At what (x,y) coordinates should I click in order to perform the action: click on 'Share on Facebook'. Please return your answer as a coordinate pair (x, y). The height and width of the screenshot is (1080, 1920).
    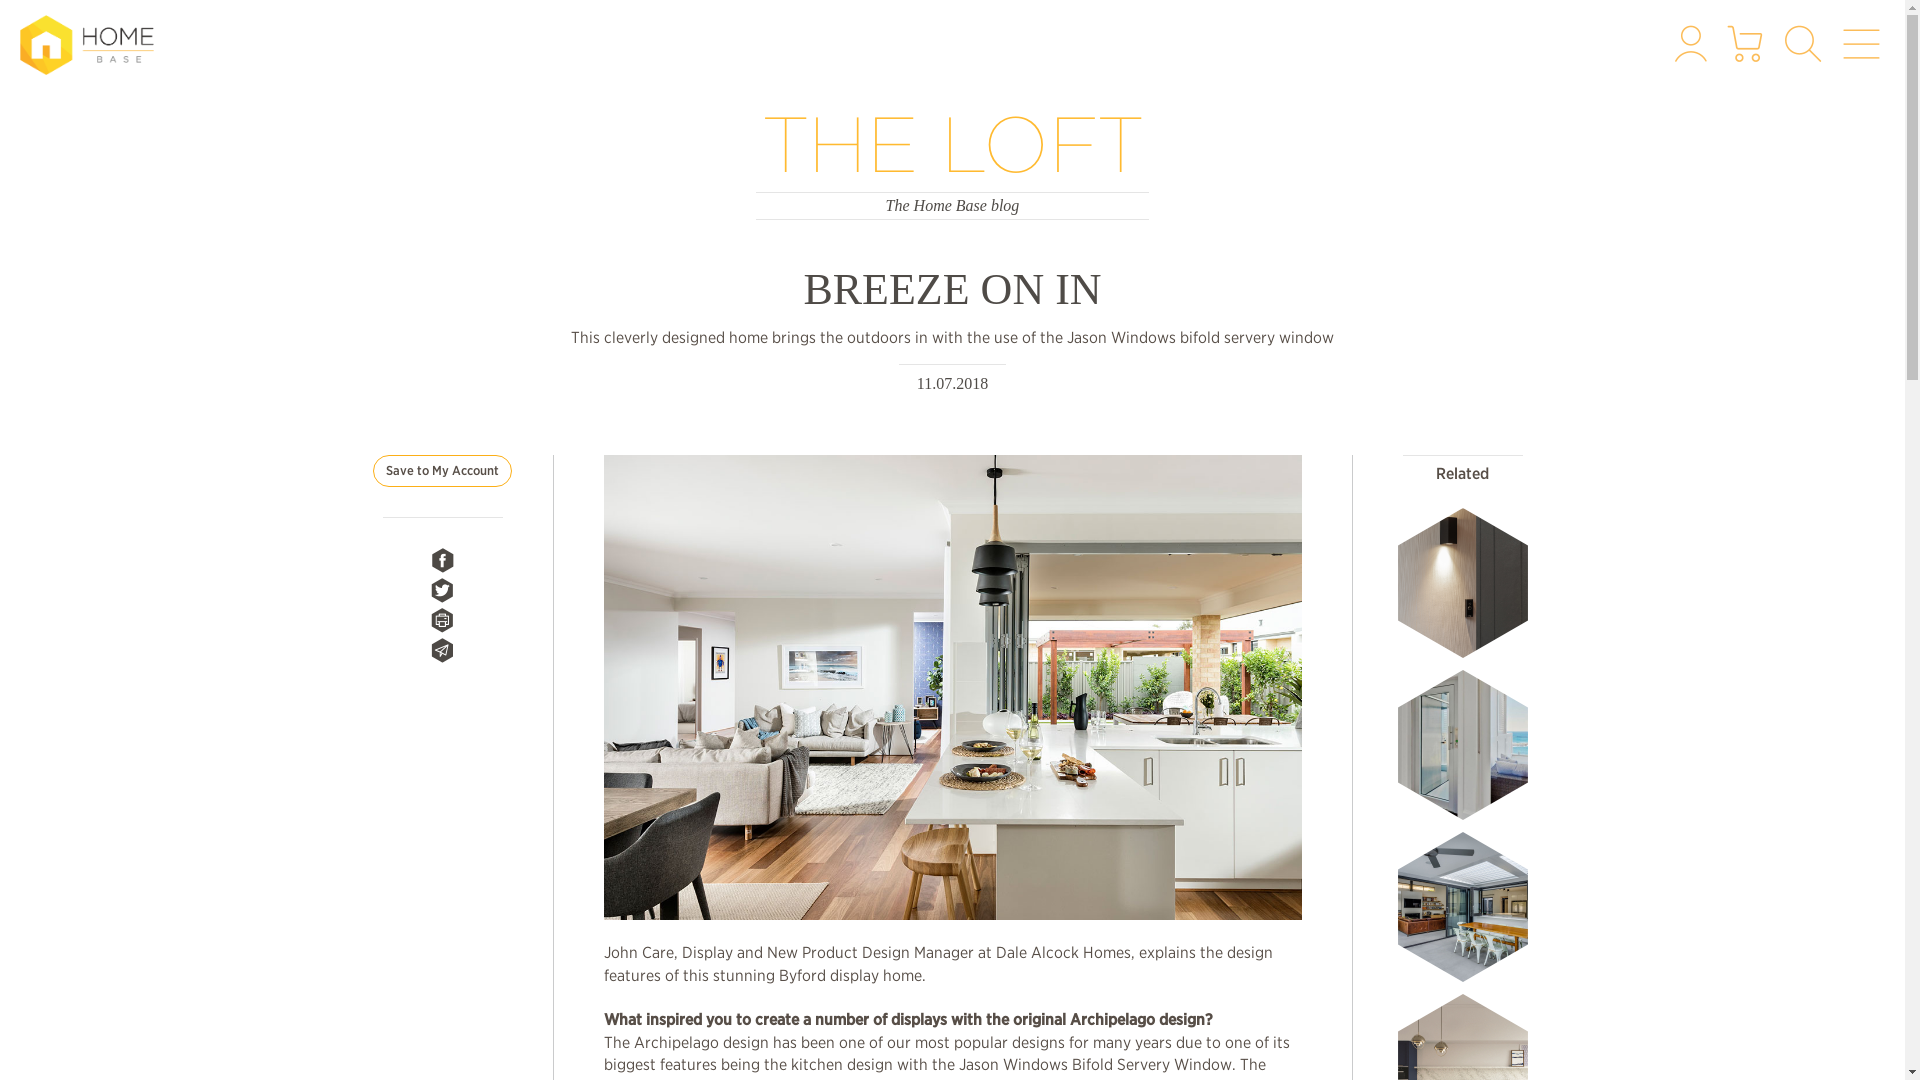
    Looking at the image, I should click on (441, 560).